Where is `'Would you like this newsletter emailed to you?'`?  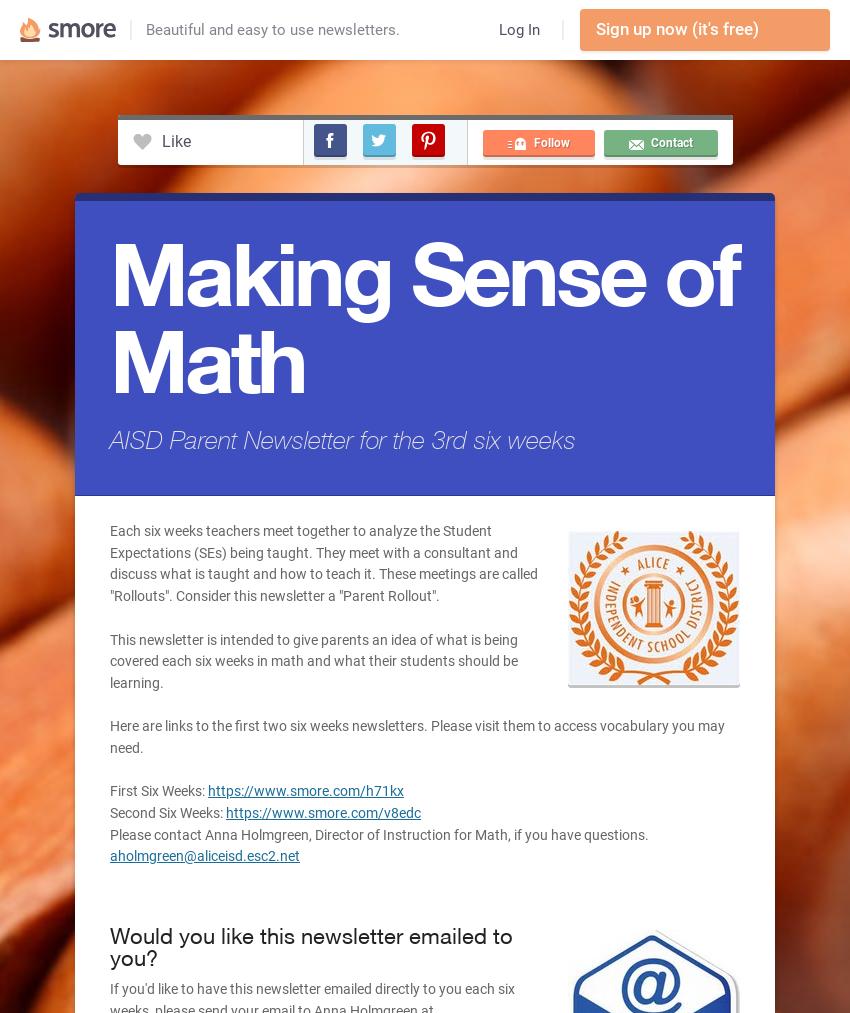 'Would you like this newsletter emailed to you?' is located at coordinates (311, 946).